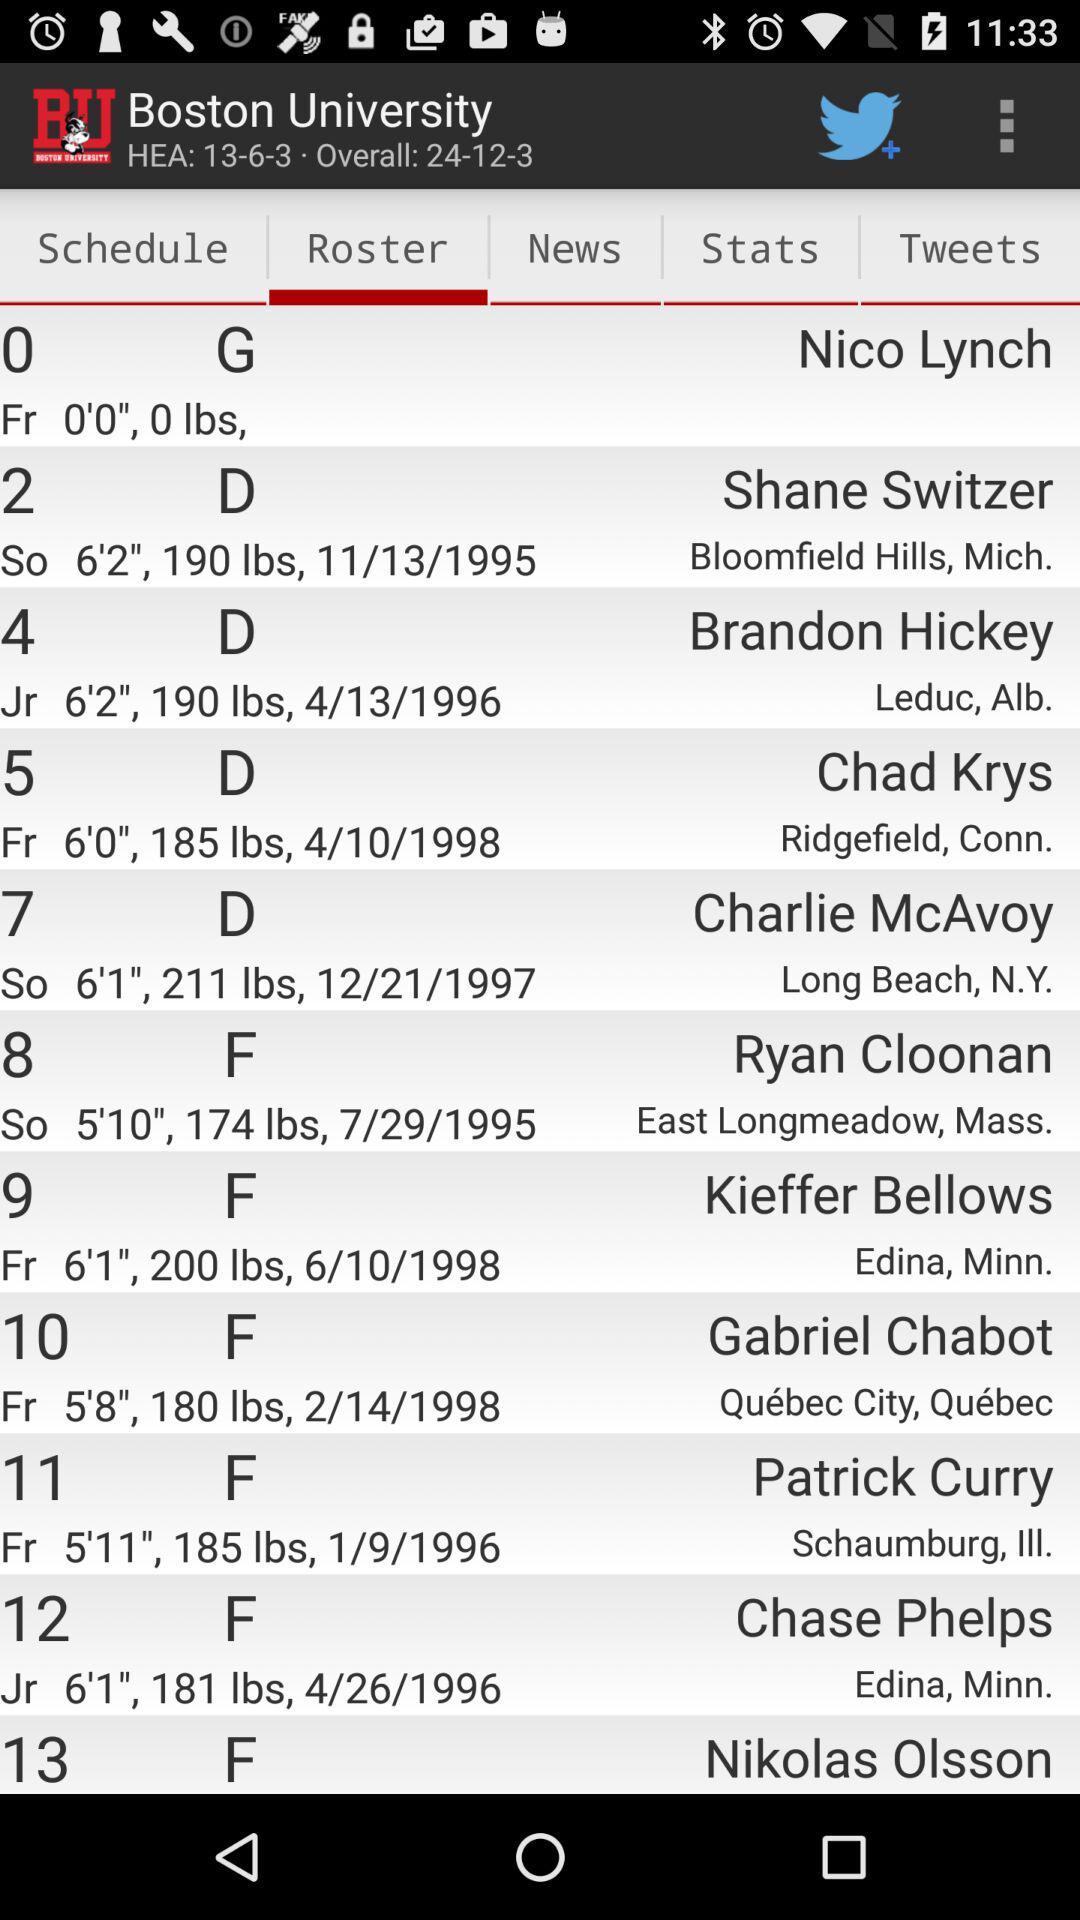 The image size is (1080, 1920). Describe the element at coordinates (378, 246) in the screenshot. I see `the app below hea 13 6 icon` at that location.